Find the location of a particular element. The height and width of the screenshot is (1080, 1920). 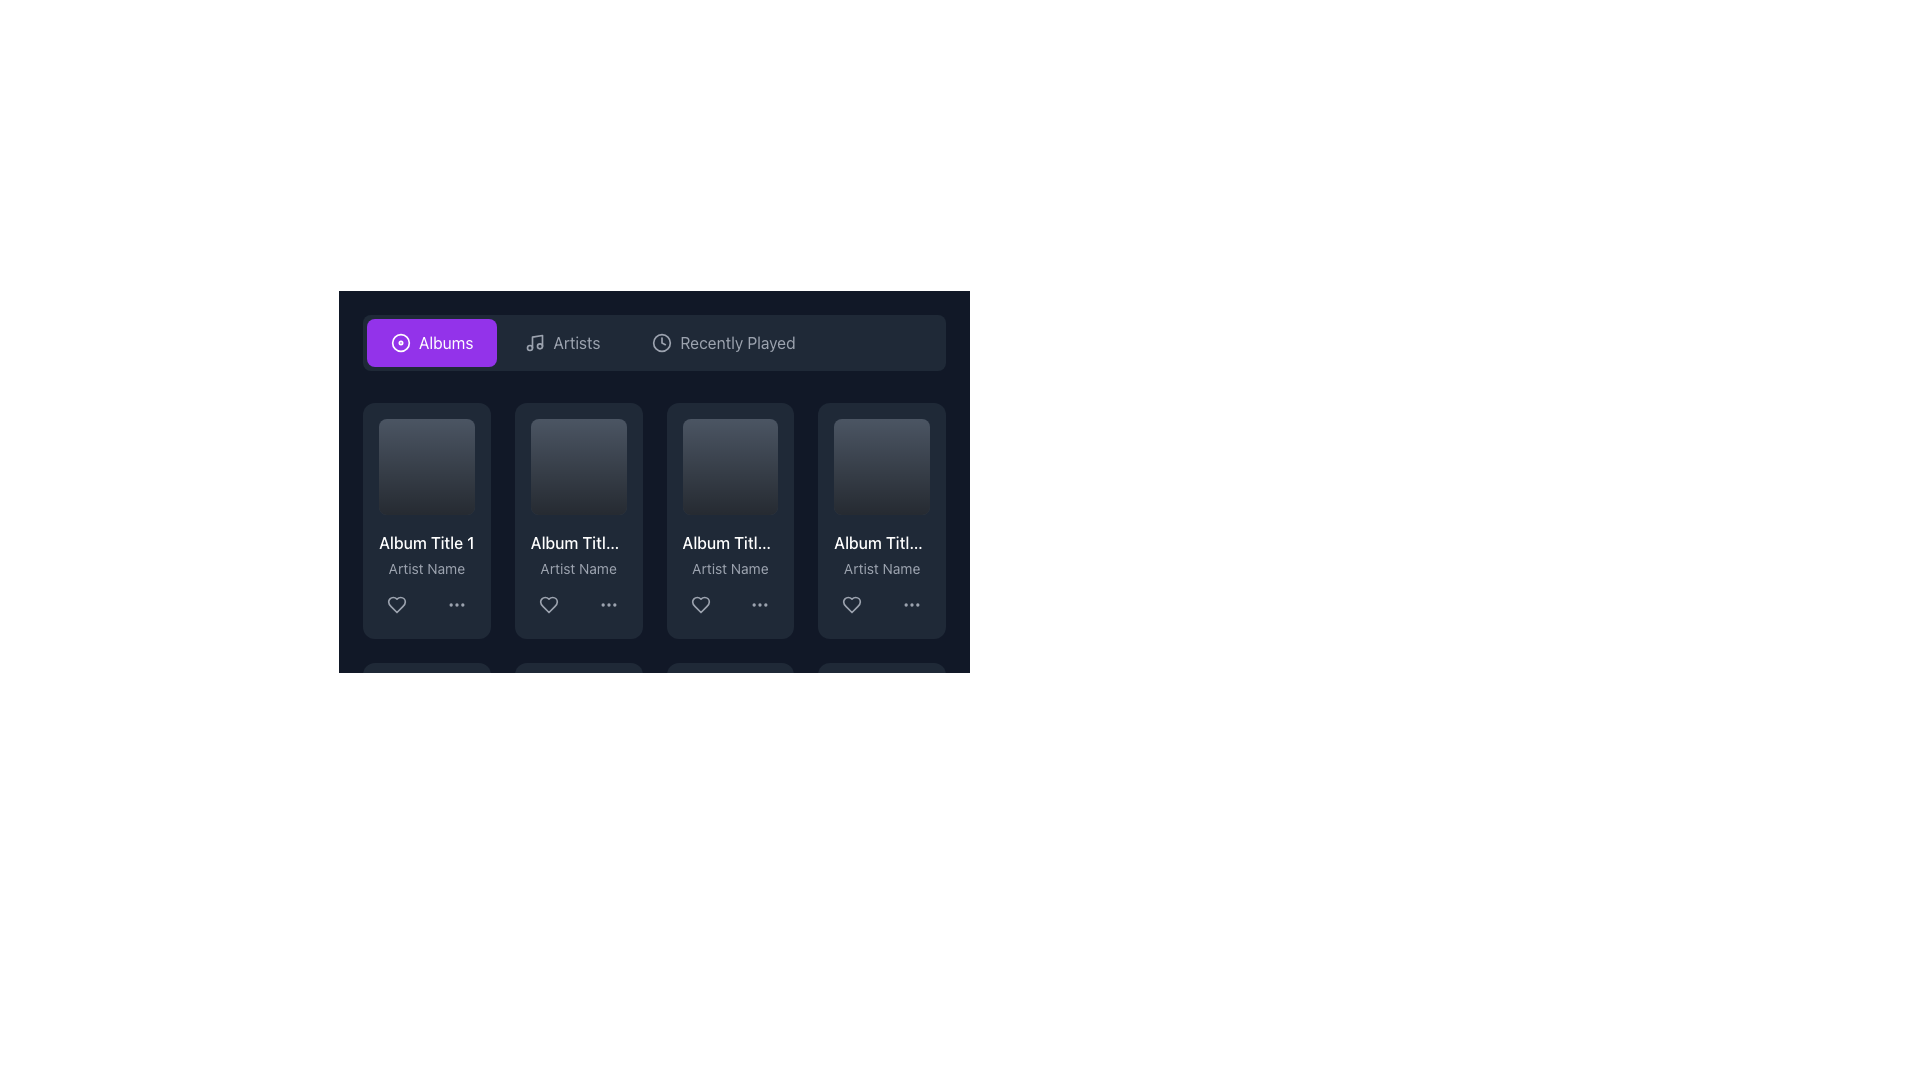

the 'favorite' or 'like' button located on the first album card in the grid layout, positioned near the lower section of the card is located at coordinates (397, 603).